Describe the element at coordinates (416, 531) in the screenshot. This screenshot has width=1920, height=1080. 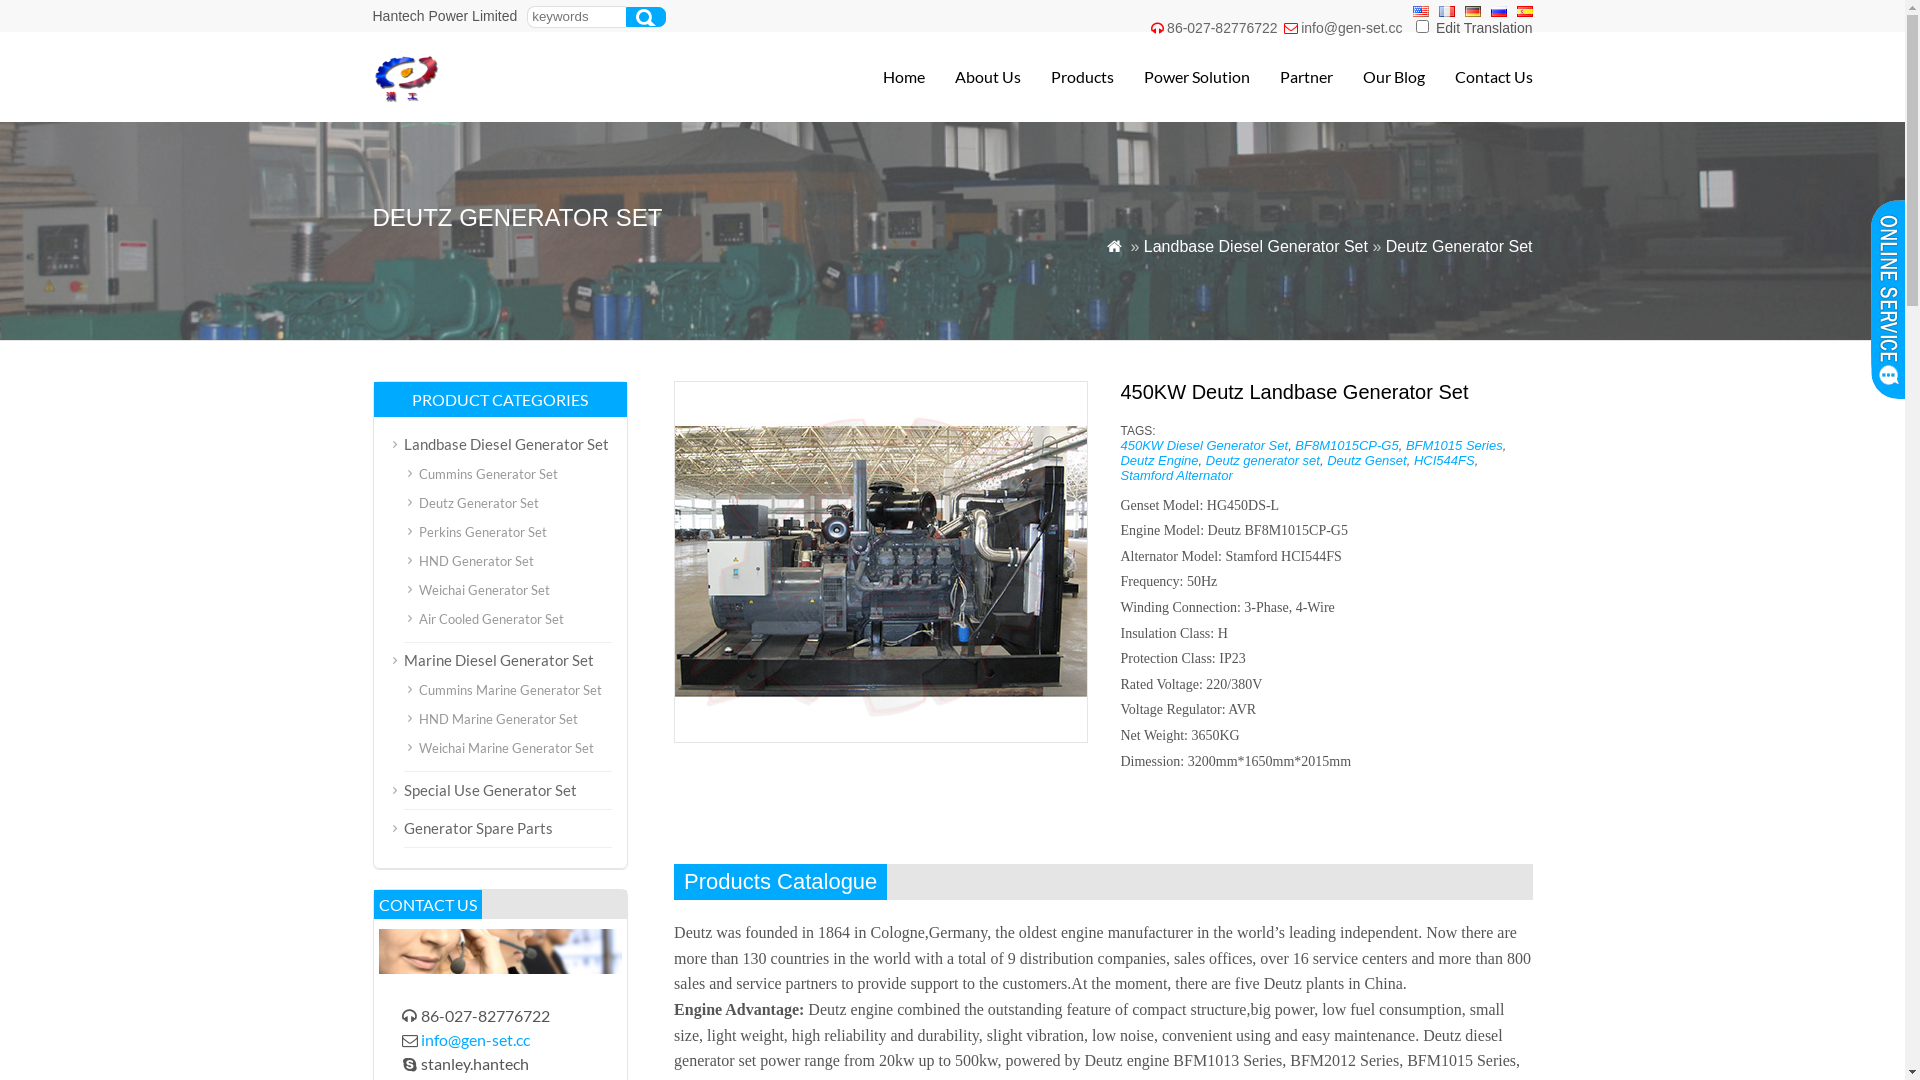
I see `'Perkins Generator Set'` at that location.